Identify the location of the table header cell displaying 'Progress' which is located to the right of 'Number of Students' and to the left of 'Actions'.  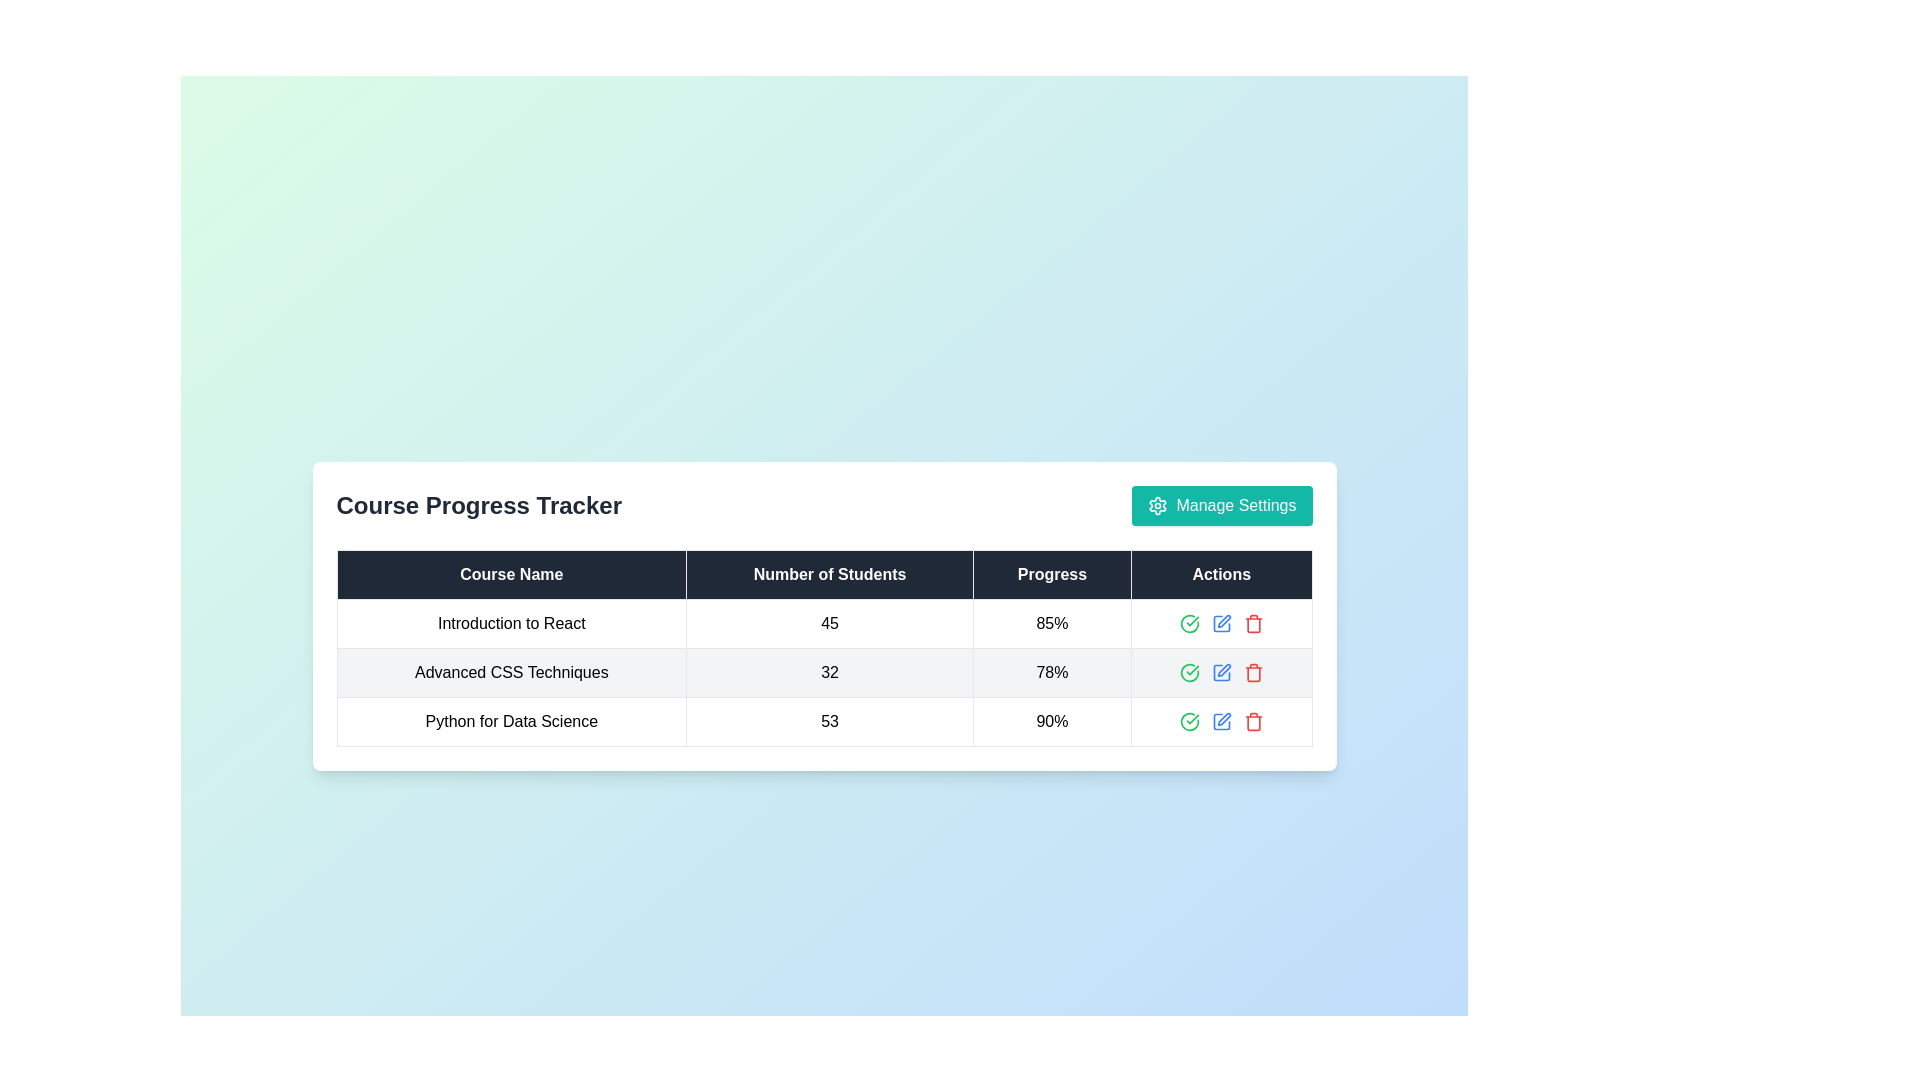
(1051, 574).